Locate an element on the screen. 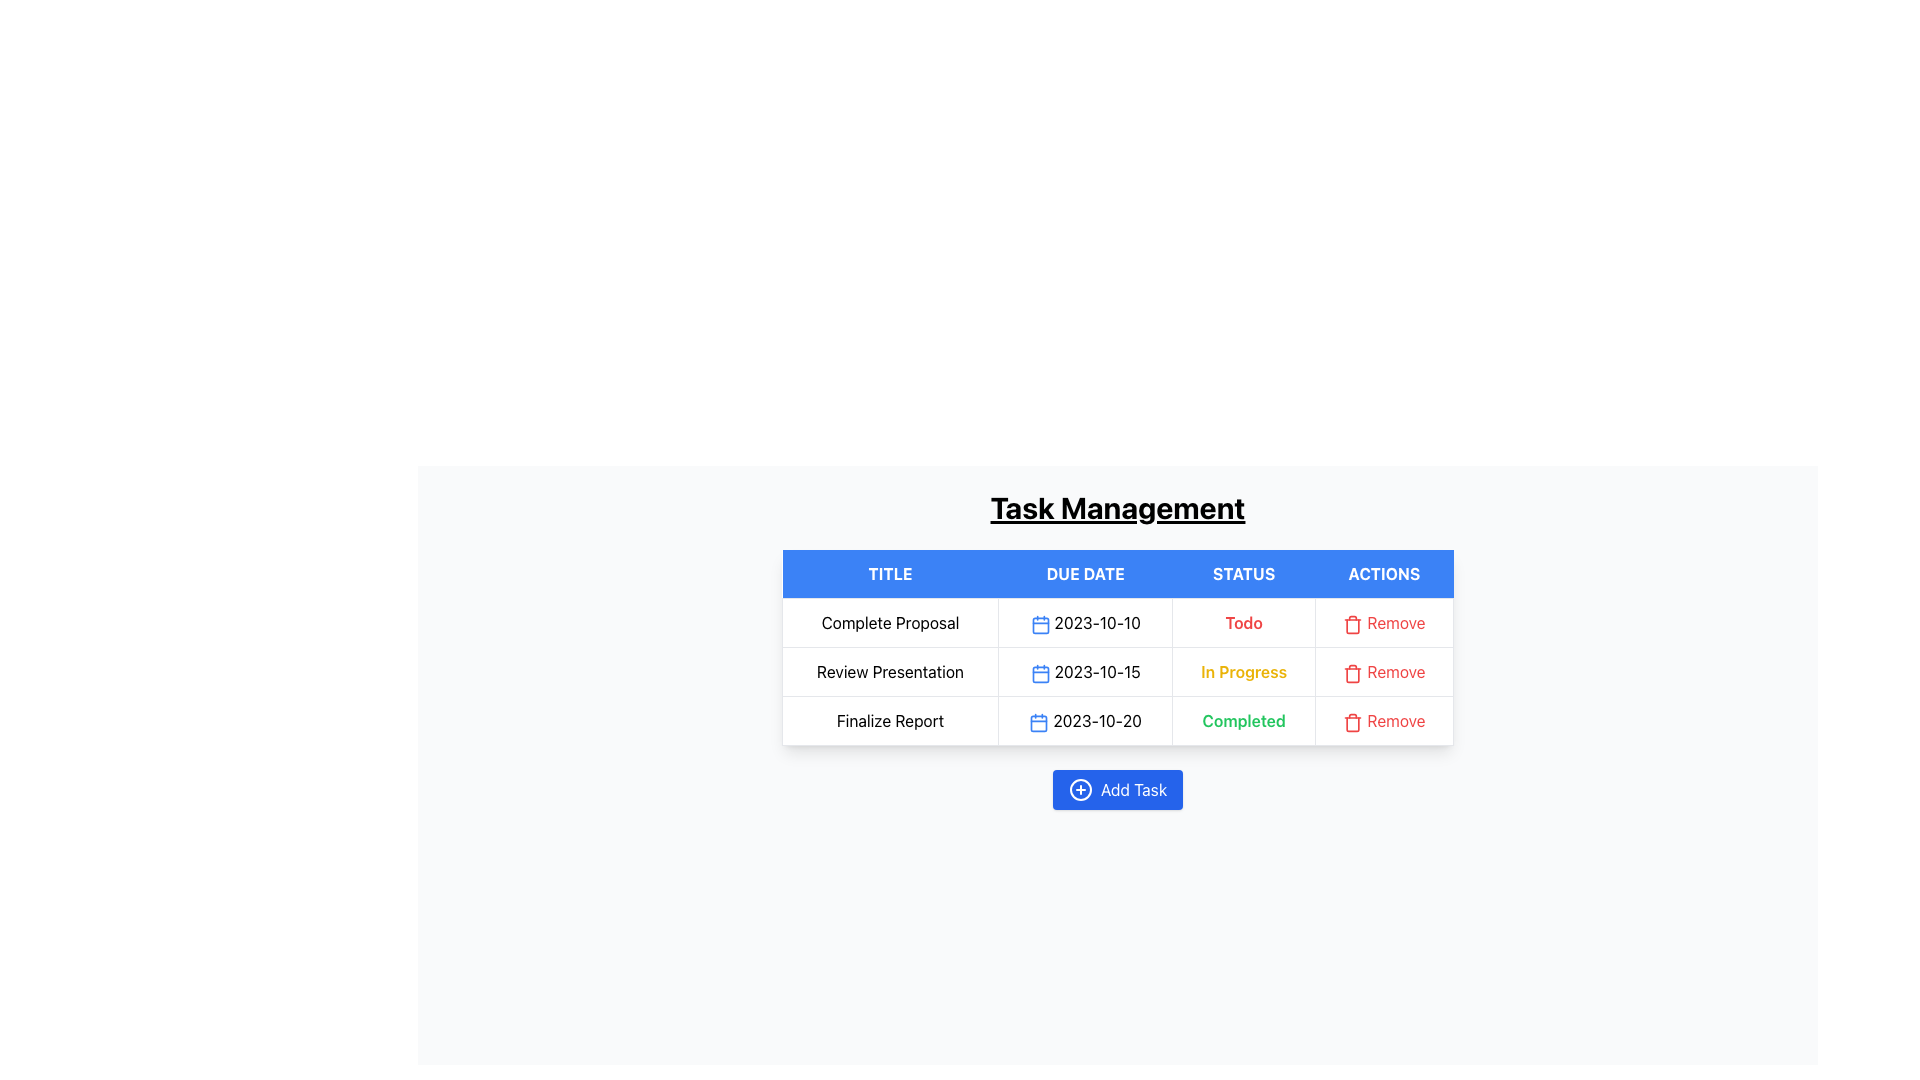  the third 'Remove' action button in the 'Actions' column of the task management table, aligned with the 'Finalize Report' row is located at coordinates (1383, 721).